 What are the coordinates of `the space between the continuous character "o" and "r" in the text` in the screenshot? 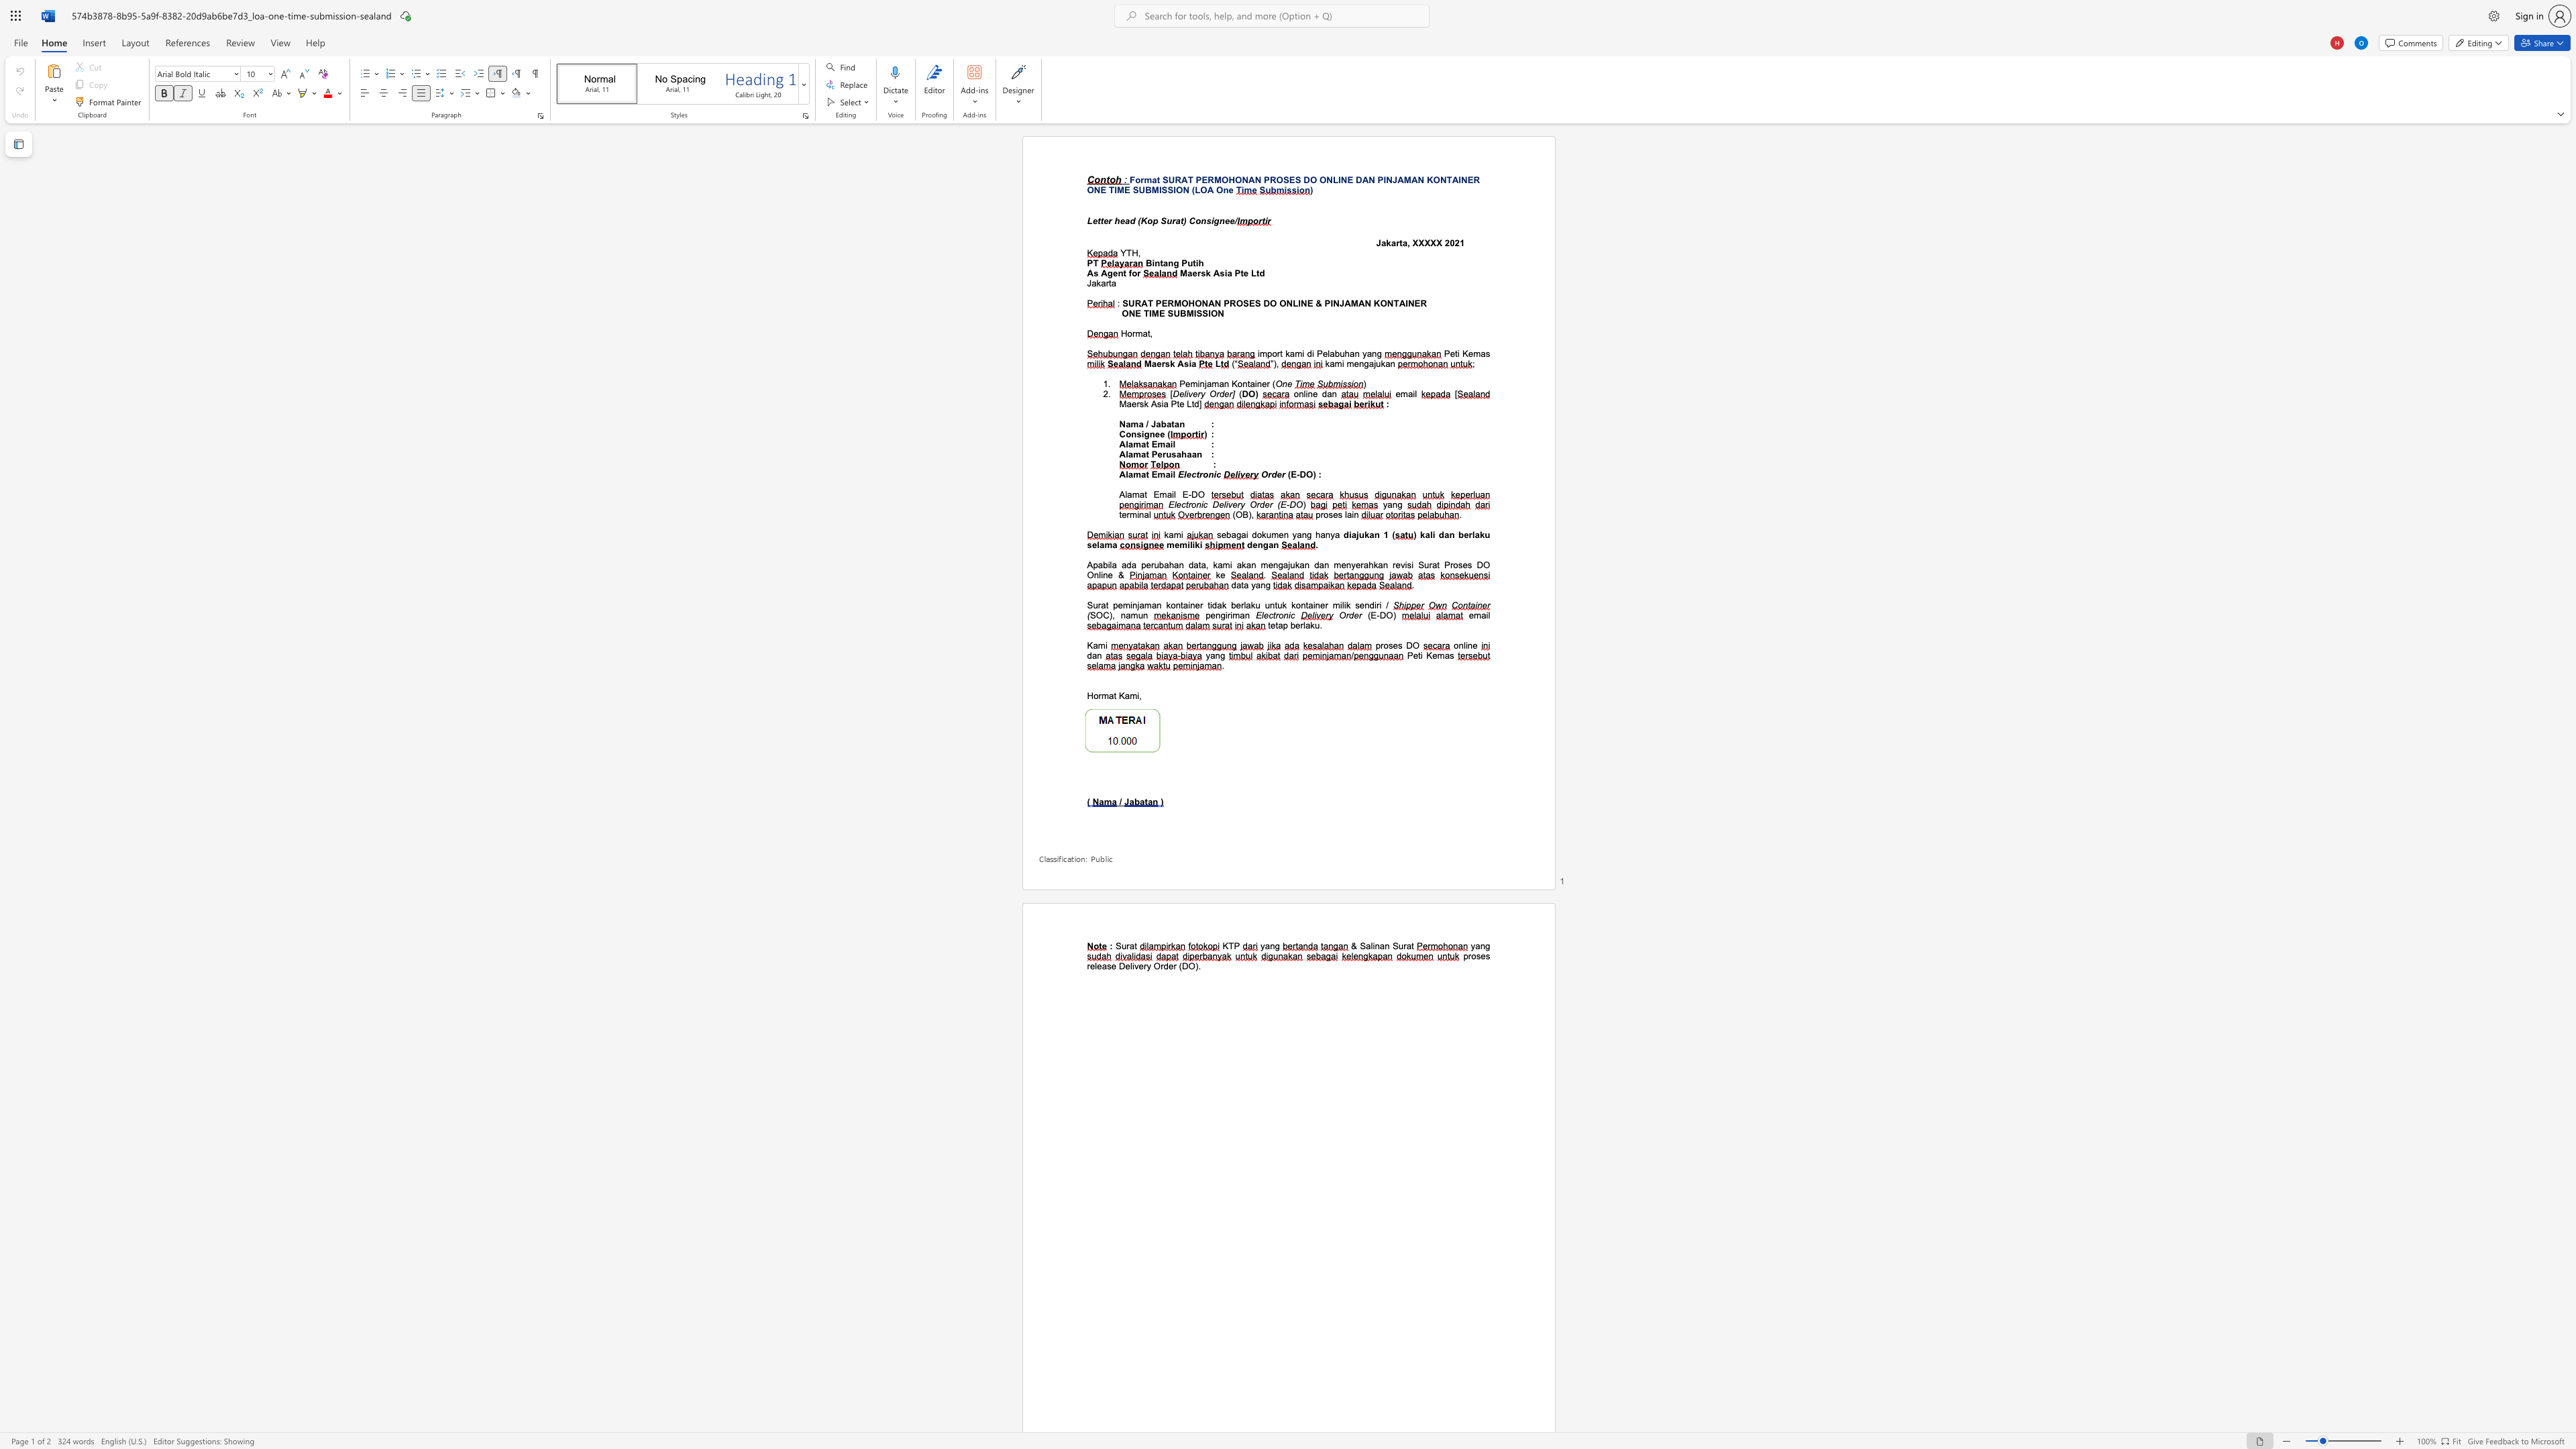 It's located at (1136, 272).